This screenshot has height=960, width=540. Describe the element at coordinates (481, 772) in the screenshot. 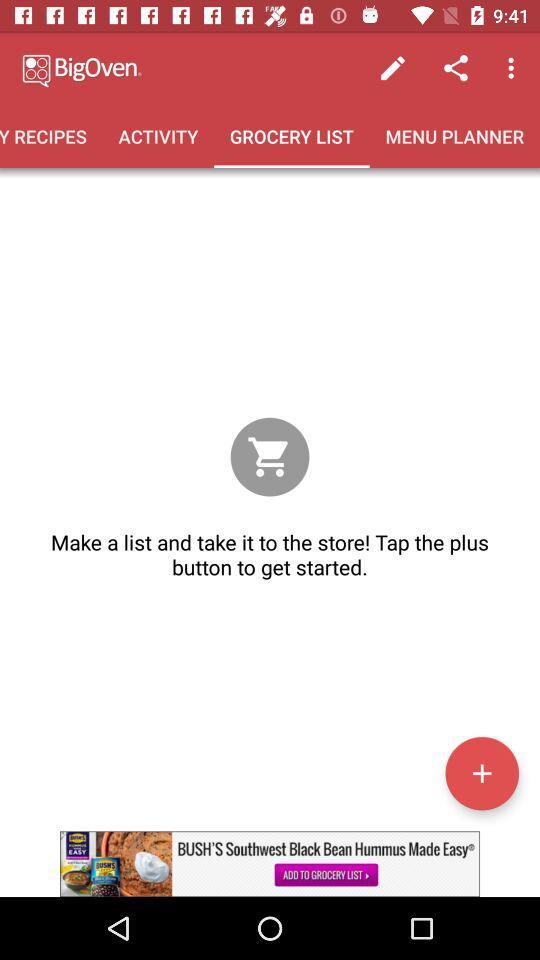

I see `the add icon` at that location.